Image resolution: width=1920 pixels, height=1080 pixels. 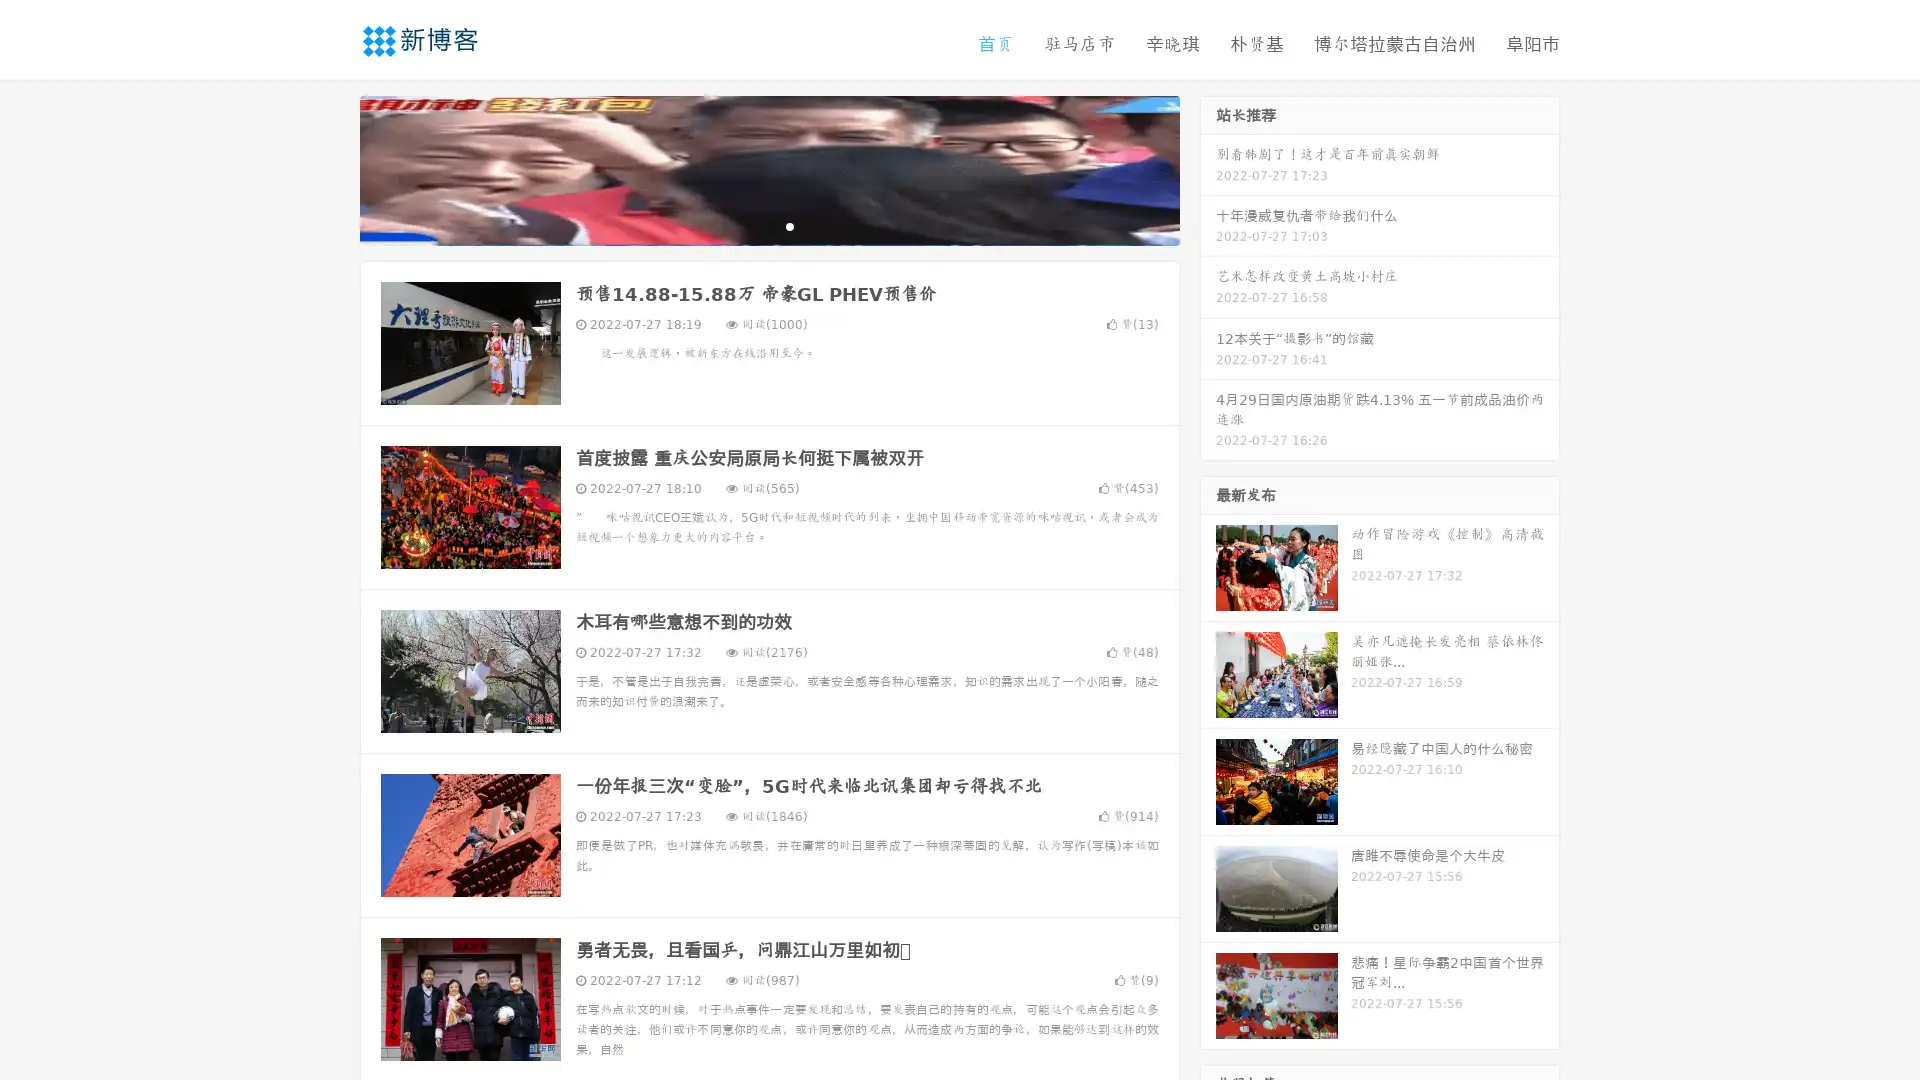 What do you see at coordinates (789, 225) in the screenshot?
I see `Go to slide 3` at bounding box center [789, 225].